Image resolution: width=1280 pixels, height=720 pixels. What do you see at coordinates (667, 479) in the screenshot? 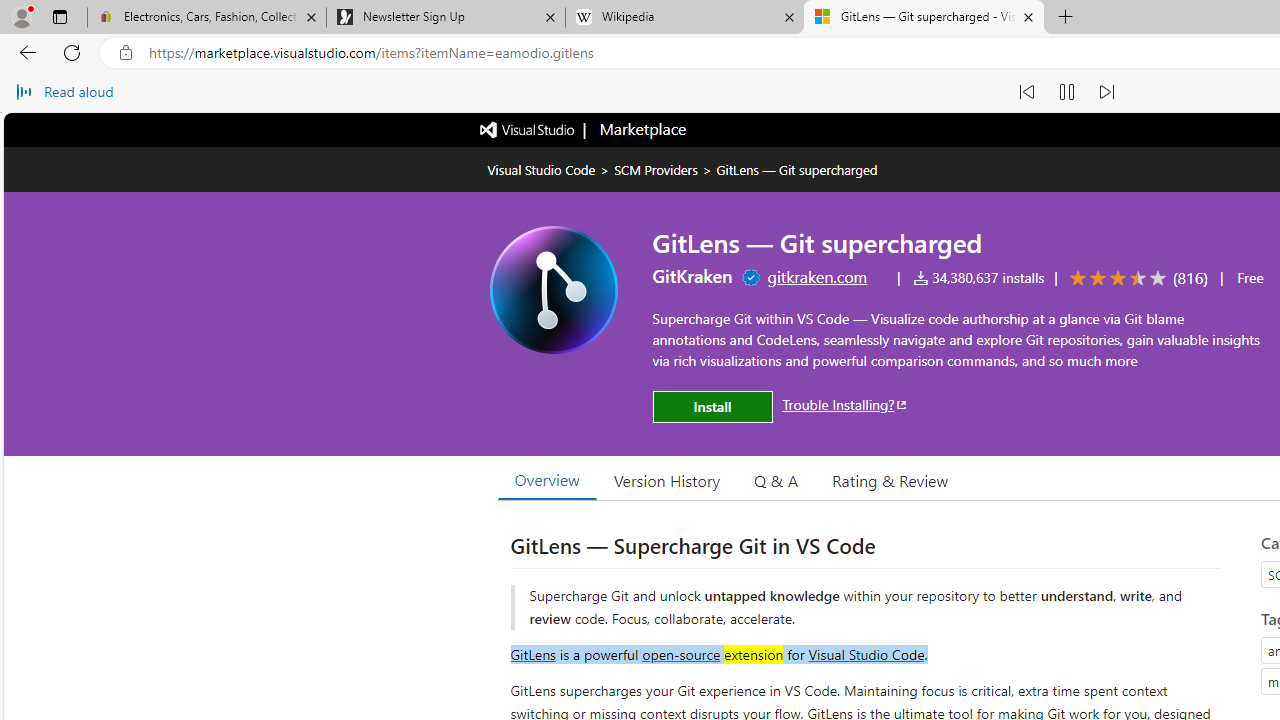
I see `'Version History'` at bounding box center [667, 479].